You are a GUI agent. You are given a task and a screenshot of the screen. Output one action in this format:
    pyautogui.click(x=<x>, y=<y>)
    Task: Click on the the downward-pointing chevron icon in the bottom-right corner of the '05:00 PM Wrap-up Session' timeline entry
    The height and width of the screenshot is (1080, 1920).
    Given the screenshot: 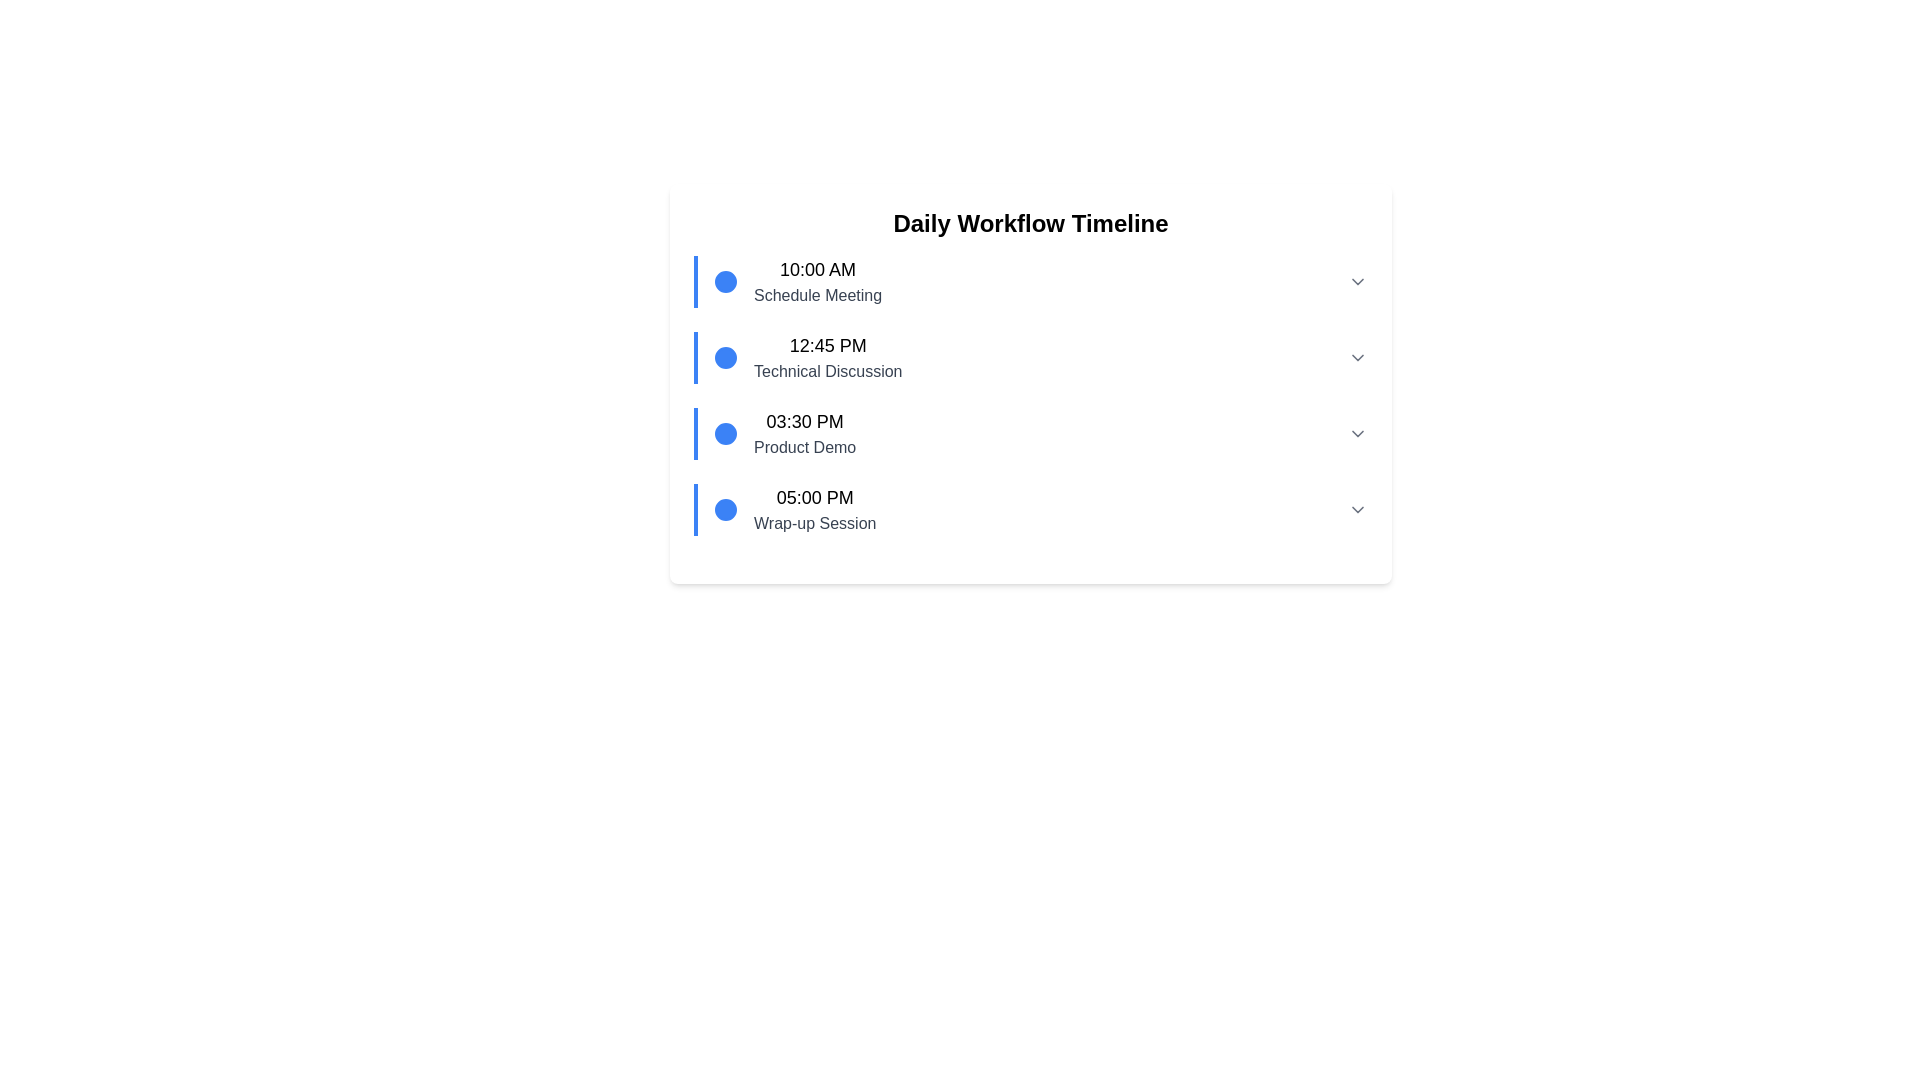 What is the action you would take?
    pyautogui.click(x=1358, y=508)
    